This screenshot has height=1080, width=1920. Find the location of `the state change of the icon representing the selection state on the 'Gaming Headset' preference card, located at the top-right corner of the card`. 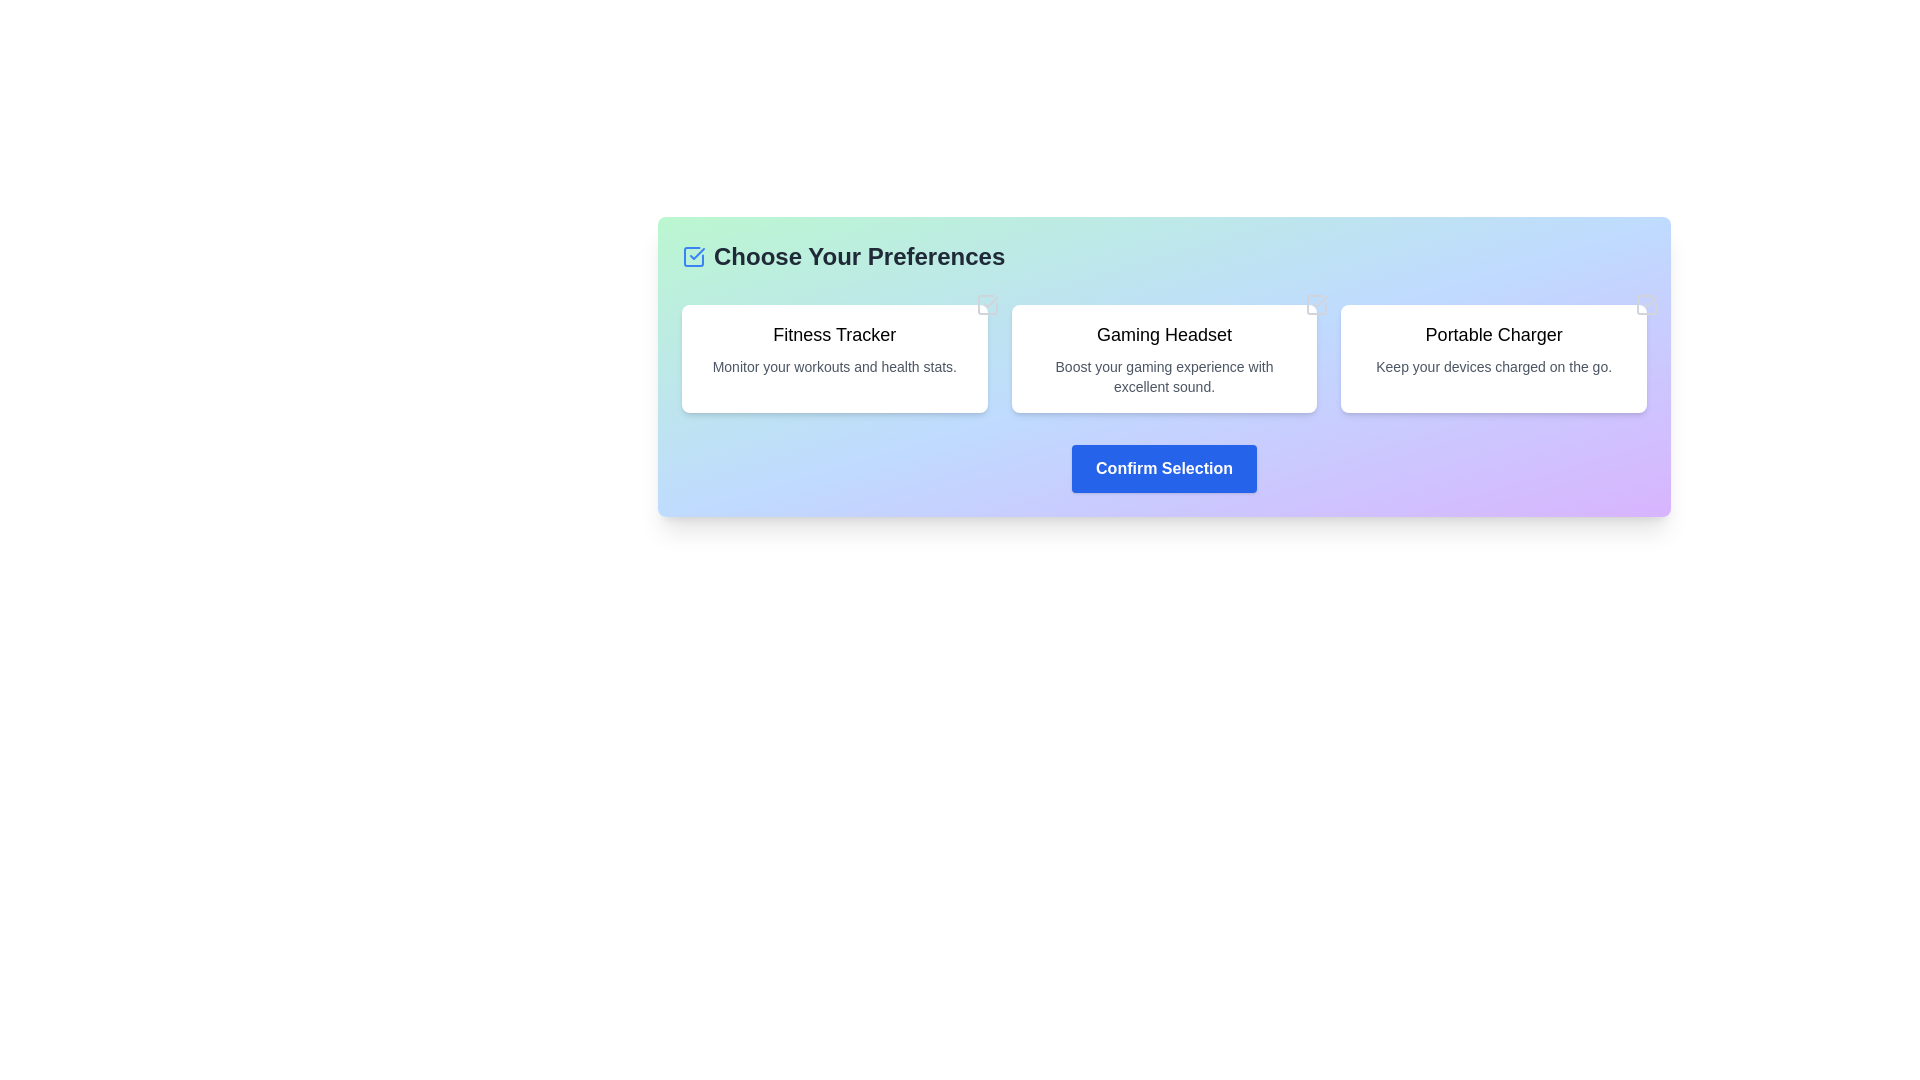

the state change of the icon representing the selection state on the 'Gaming Headset' preference card, located at the top-right corner of the card is located at coordinates (1320, 301).